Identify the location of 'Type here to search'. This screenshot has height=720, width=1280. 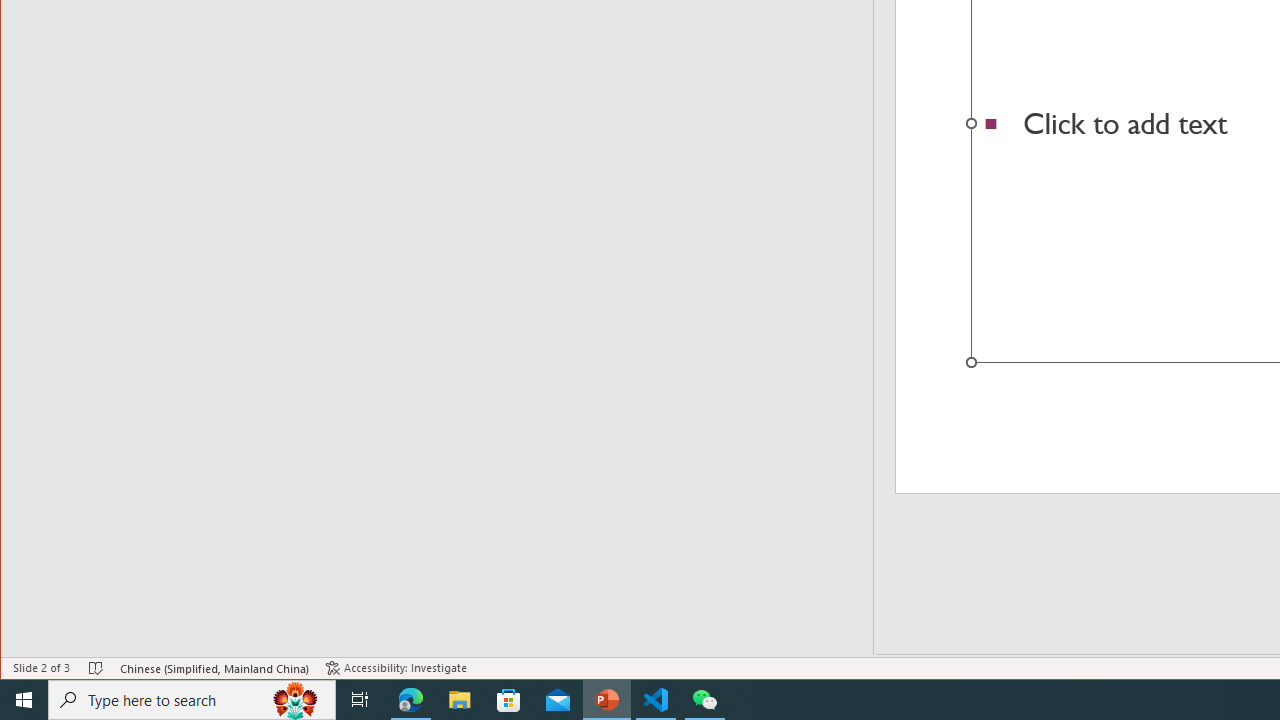
(192, 698).